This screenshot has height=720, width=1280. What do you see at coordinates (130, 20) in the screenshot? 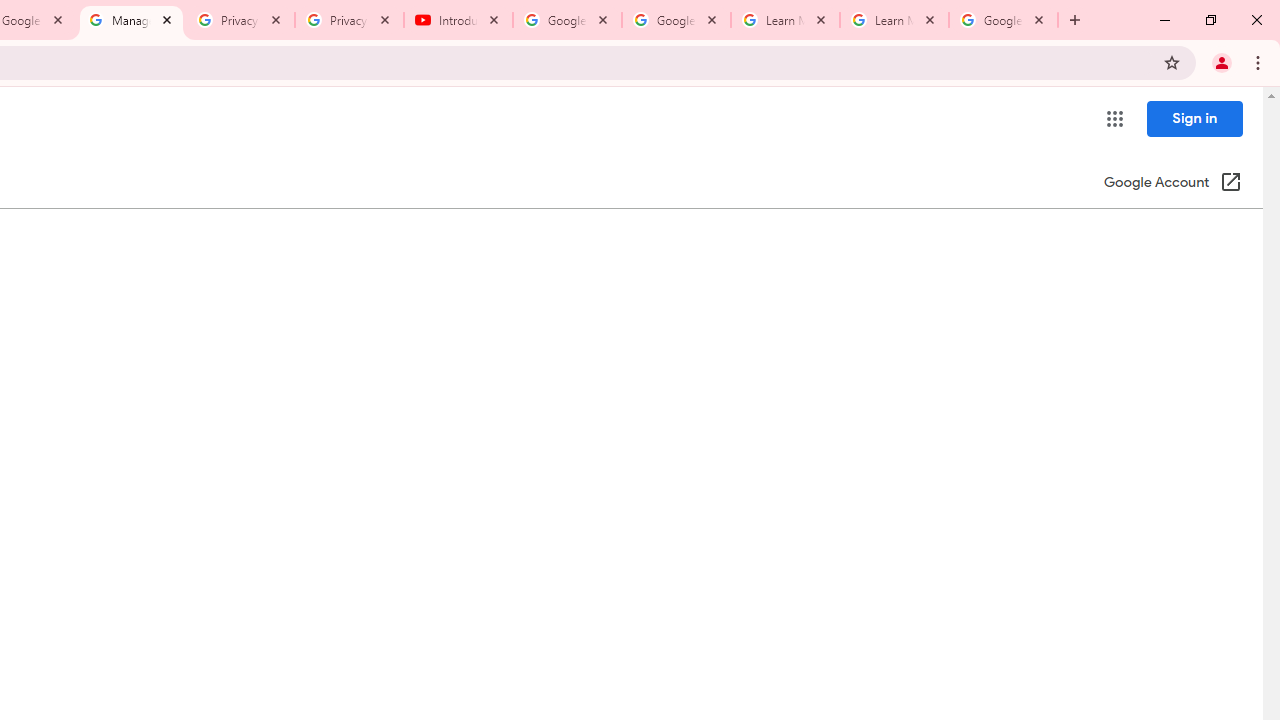
I see `'Manage your location settings & data - Google Account Help'` at bounding box center [130, 20].